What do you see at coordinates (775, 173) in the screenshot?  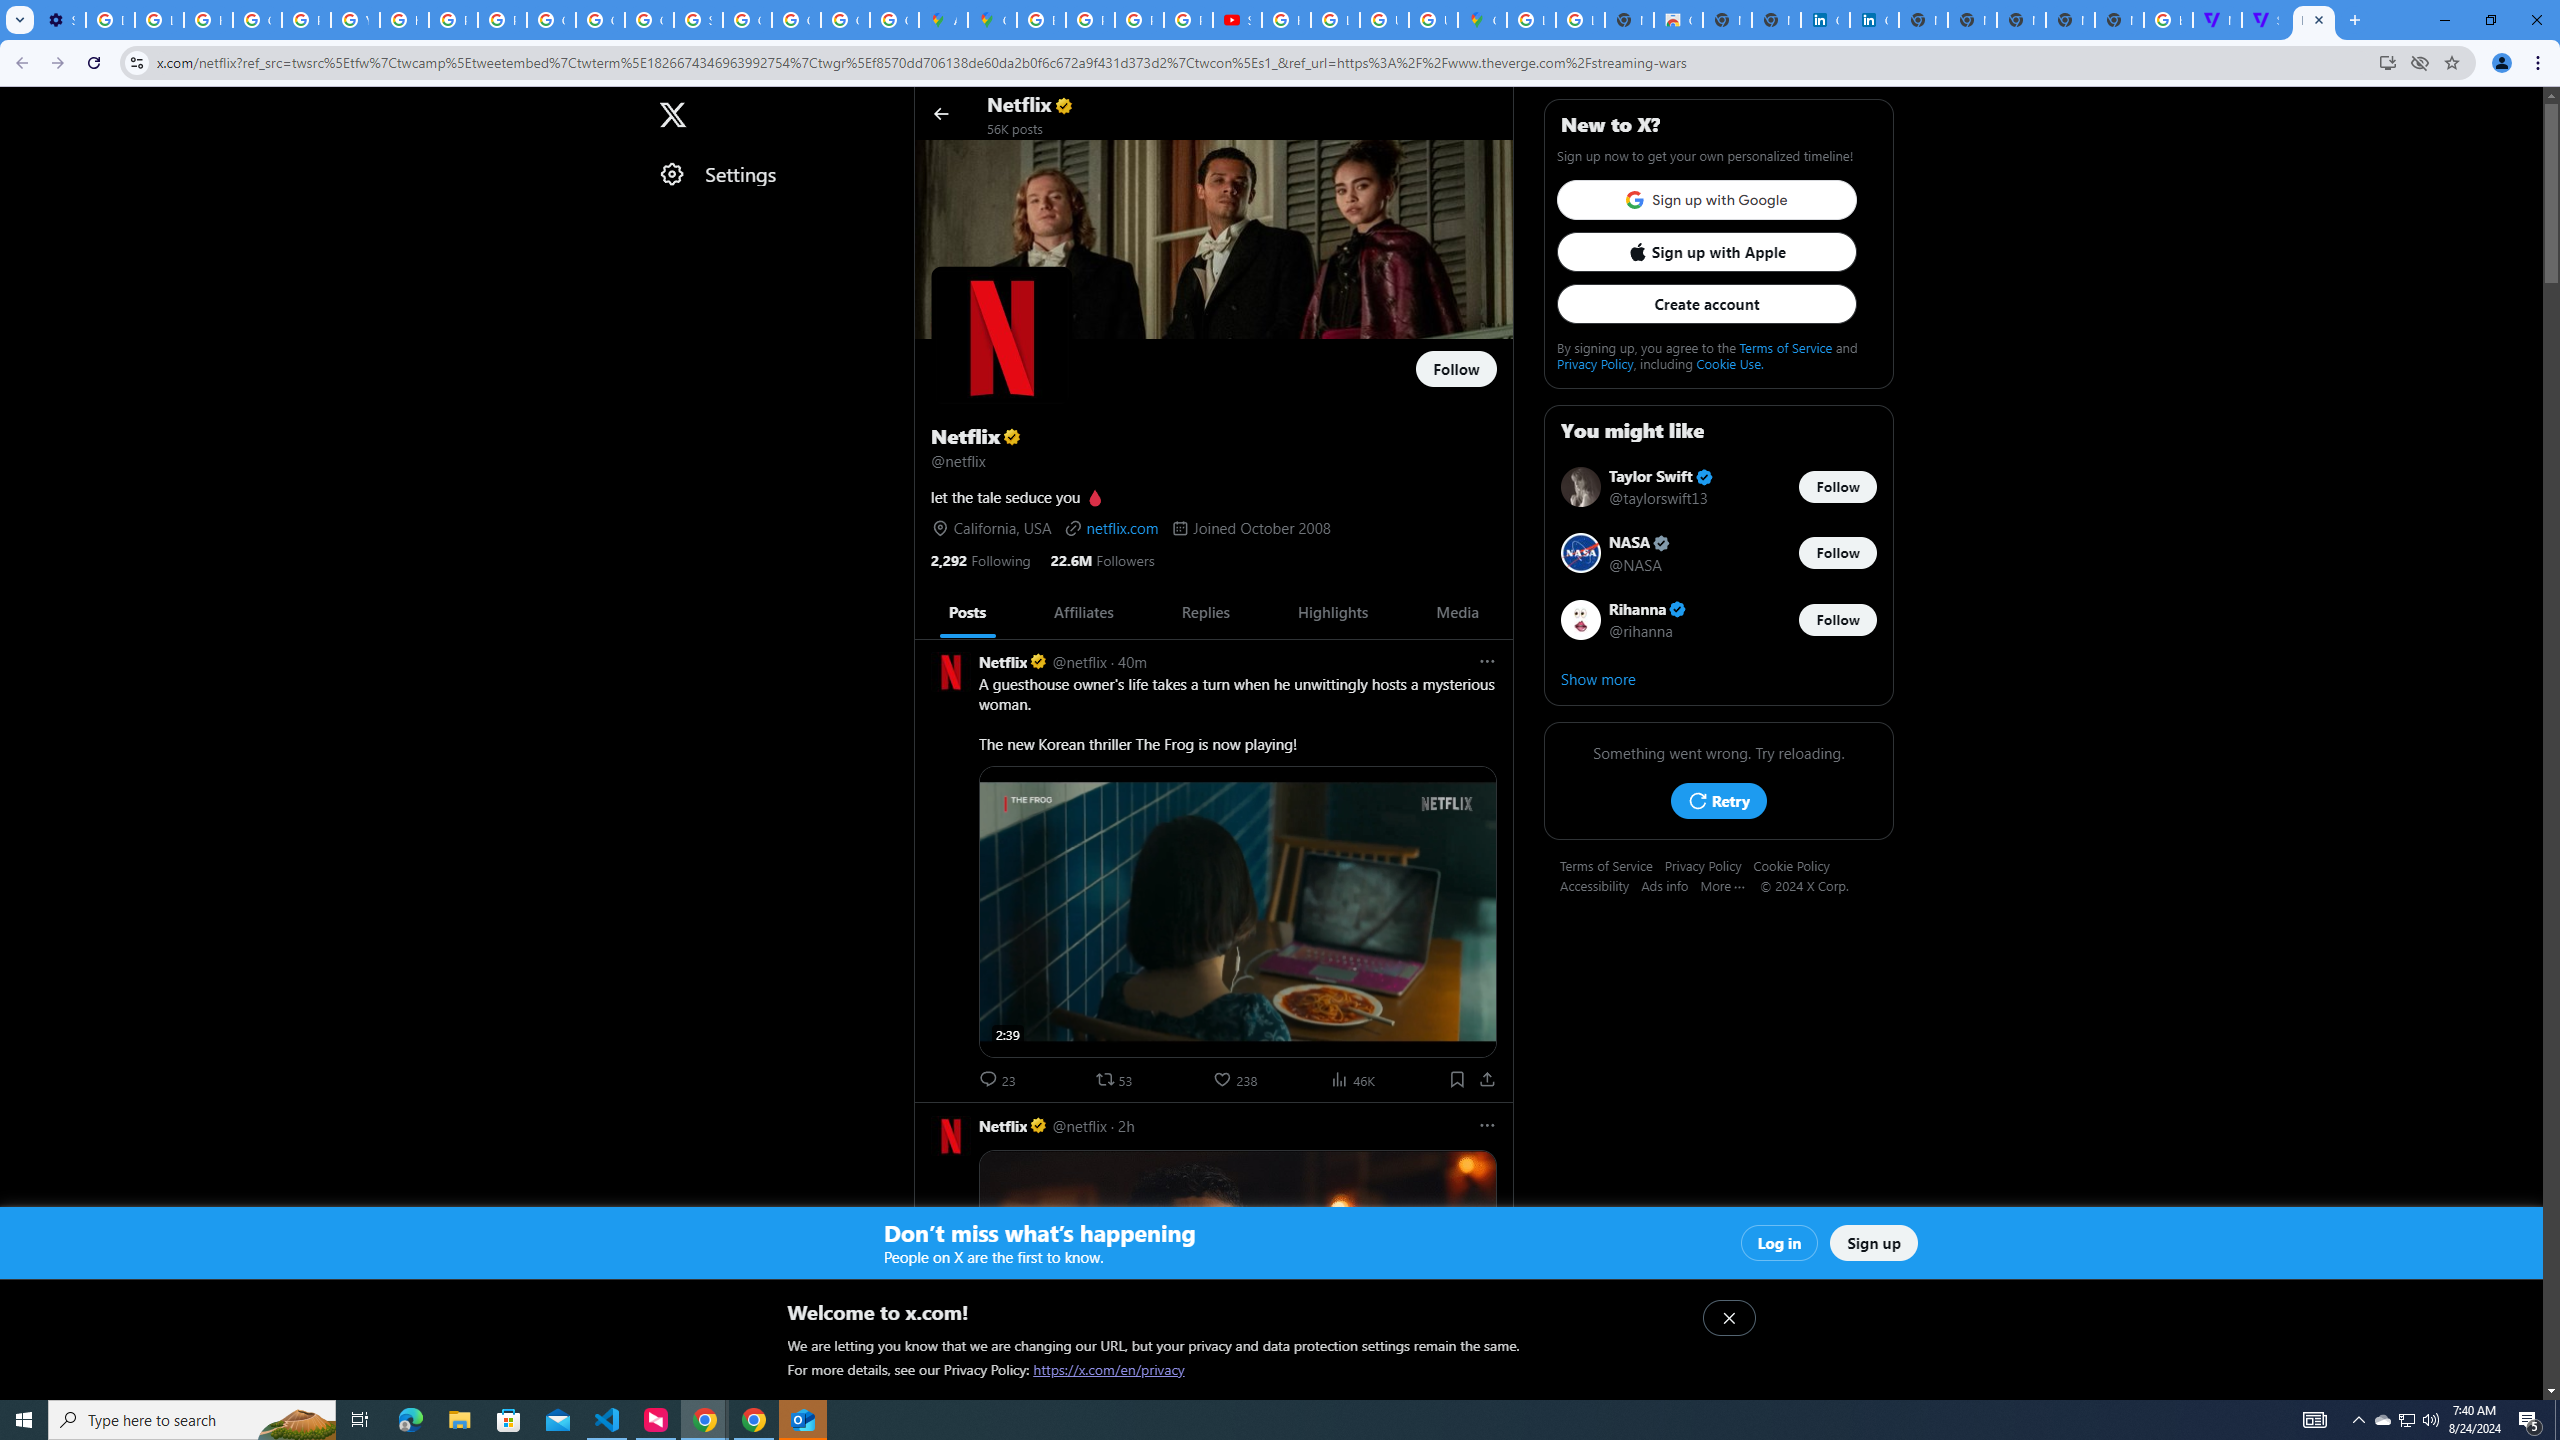 I see `'Settings'` at bounding box center [775, 173].